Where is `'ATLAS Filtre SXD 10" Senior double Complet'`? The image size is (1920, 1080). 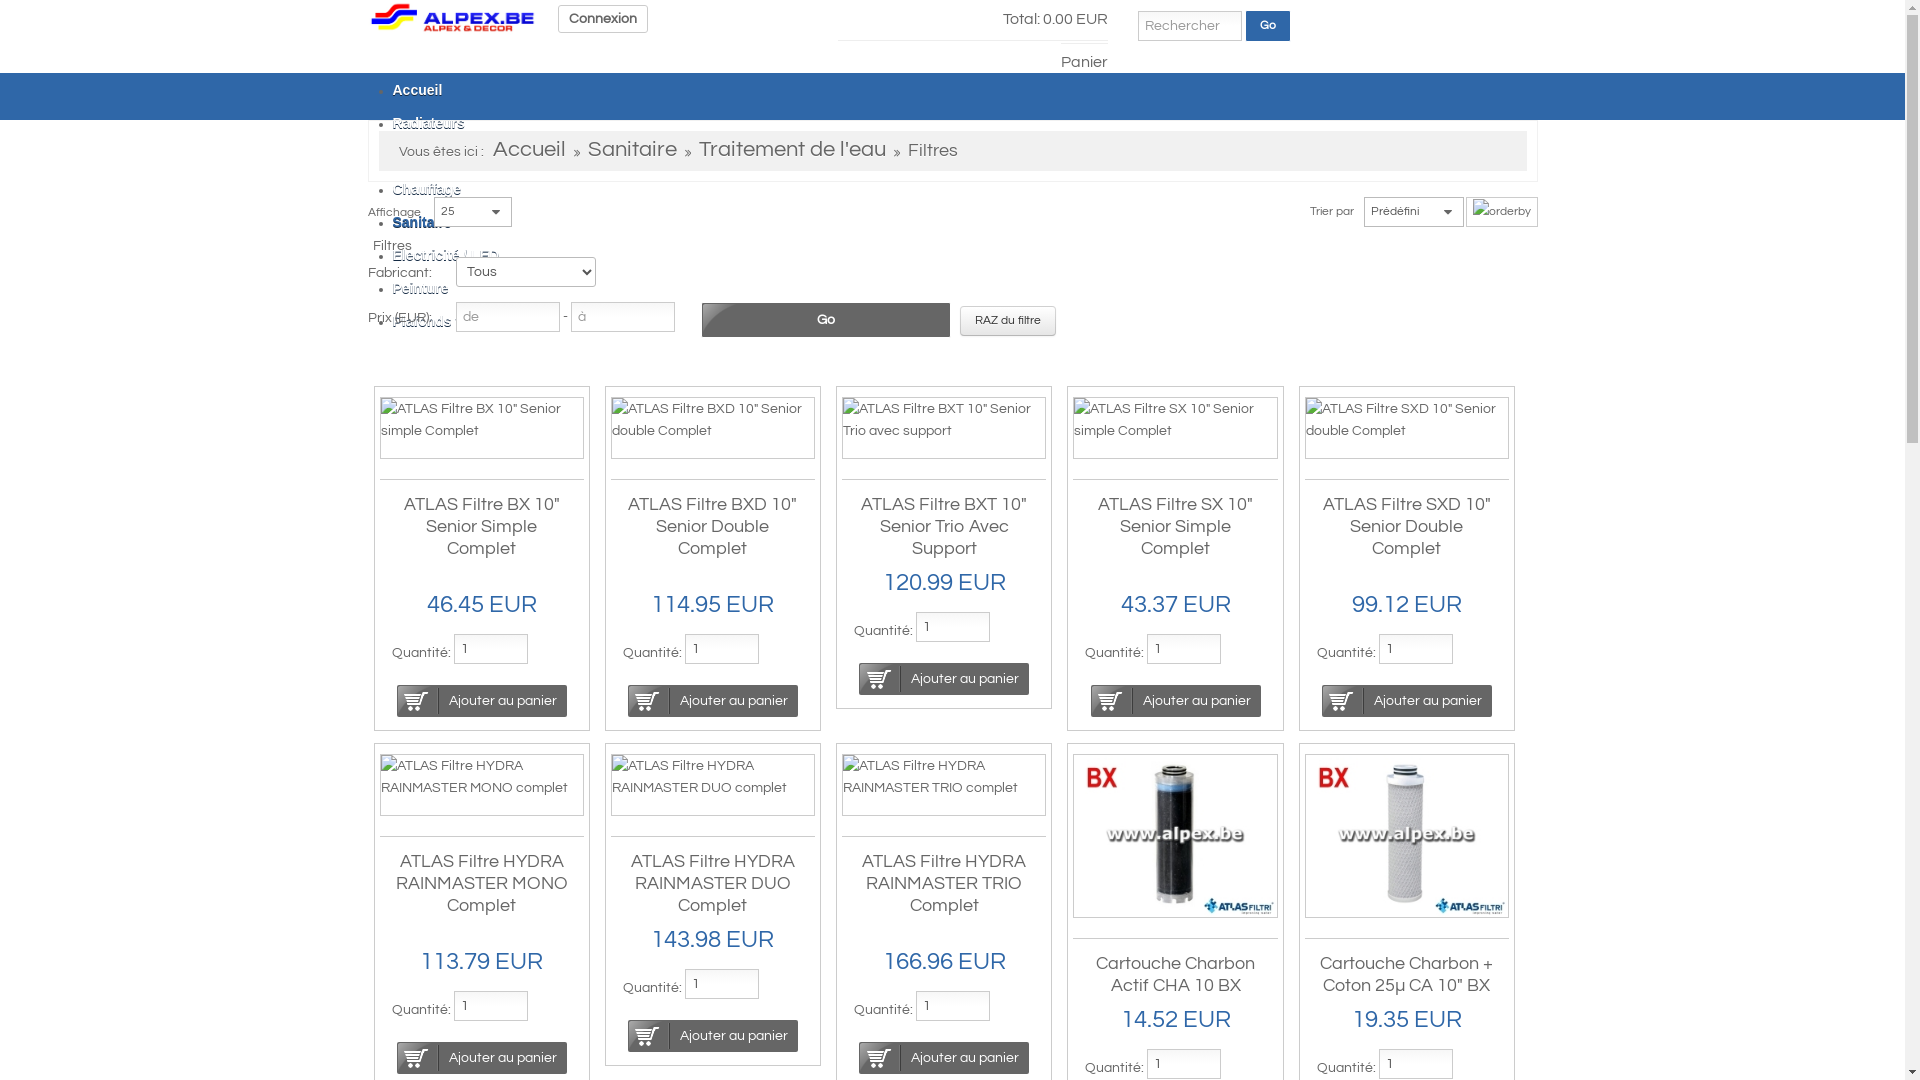
'ATLAS Filtre SXD 10" Senior double Complet' is located at coordinates (1405, 419).